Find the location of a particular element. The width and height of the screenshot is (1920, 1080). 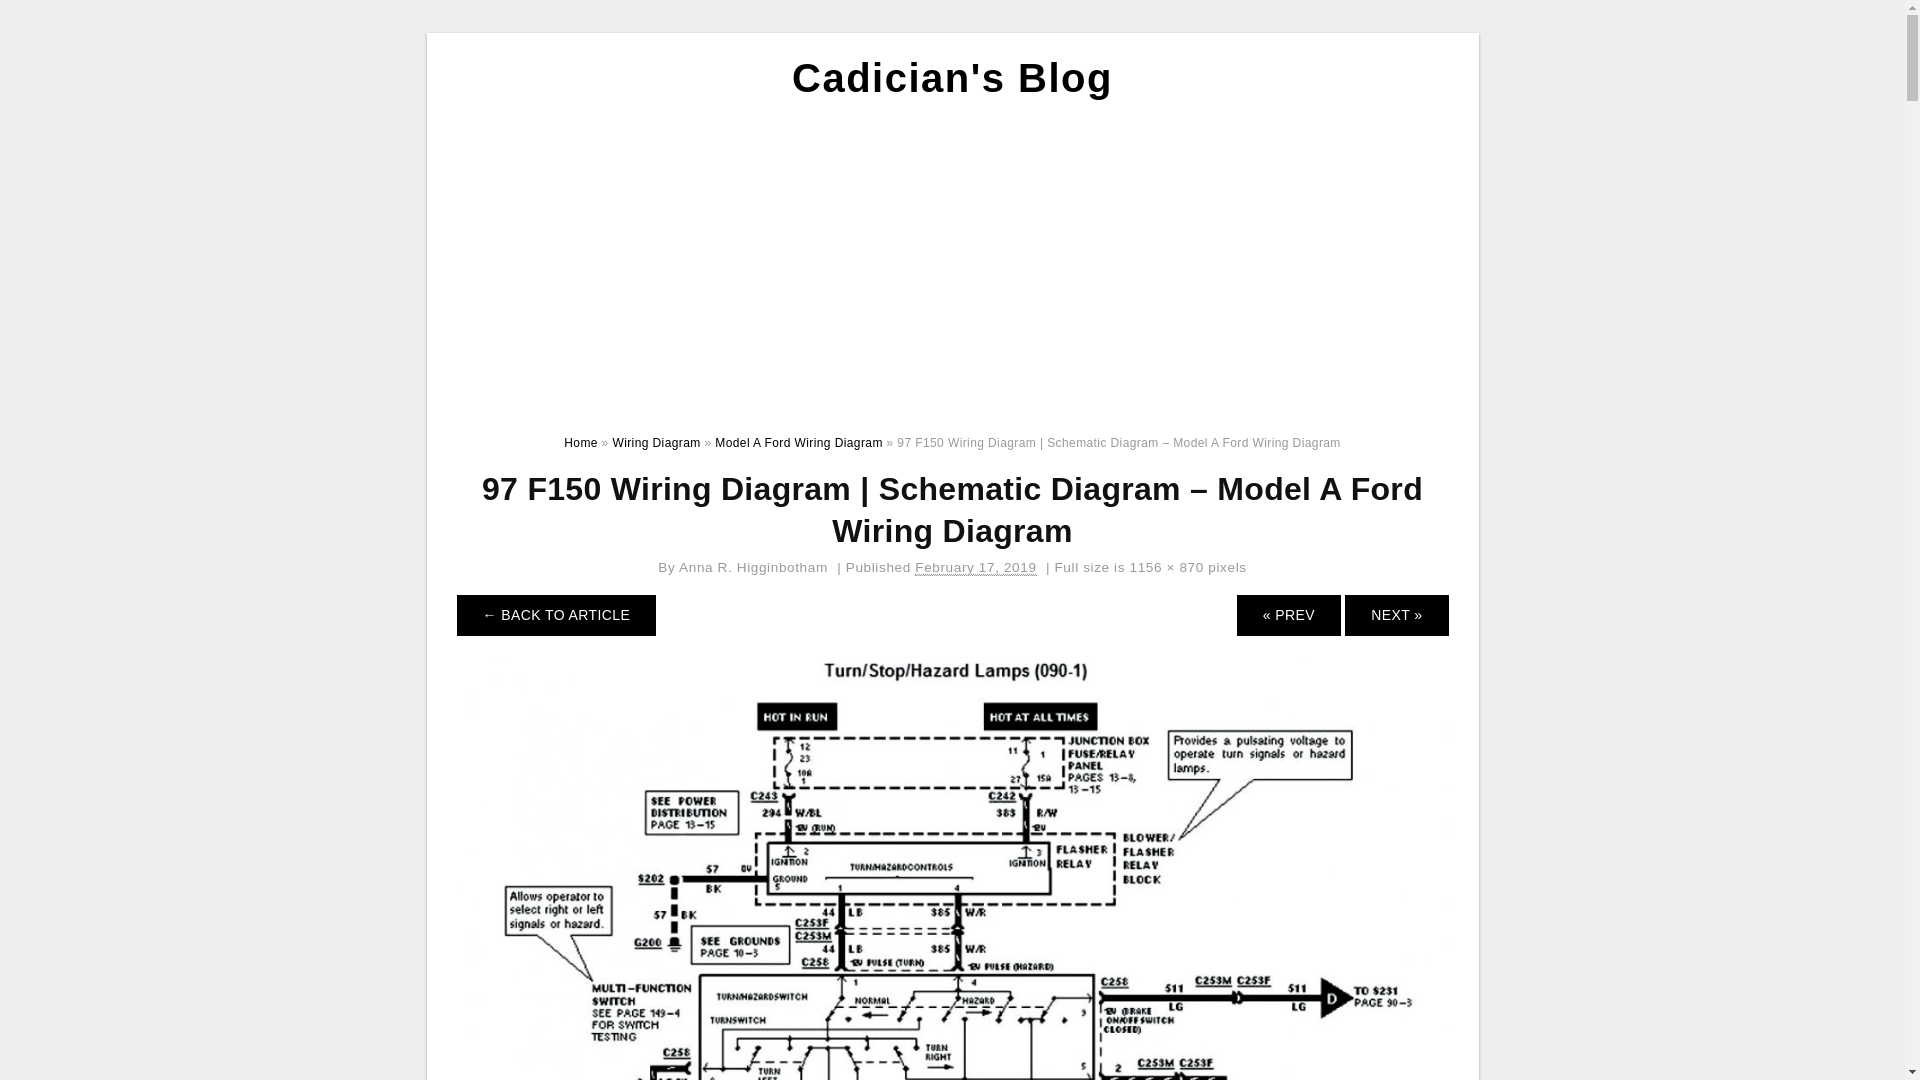

'Wiring Diagram' is located at coordinates (656, 442).